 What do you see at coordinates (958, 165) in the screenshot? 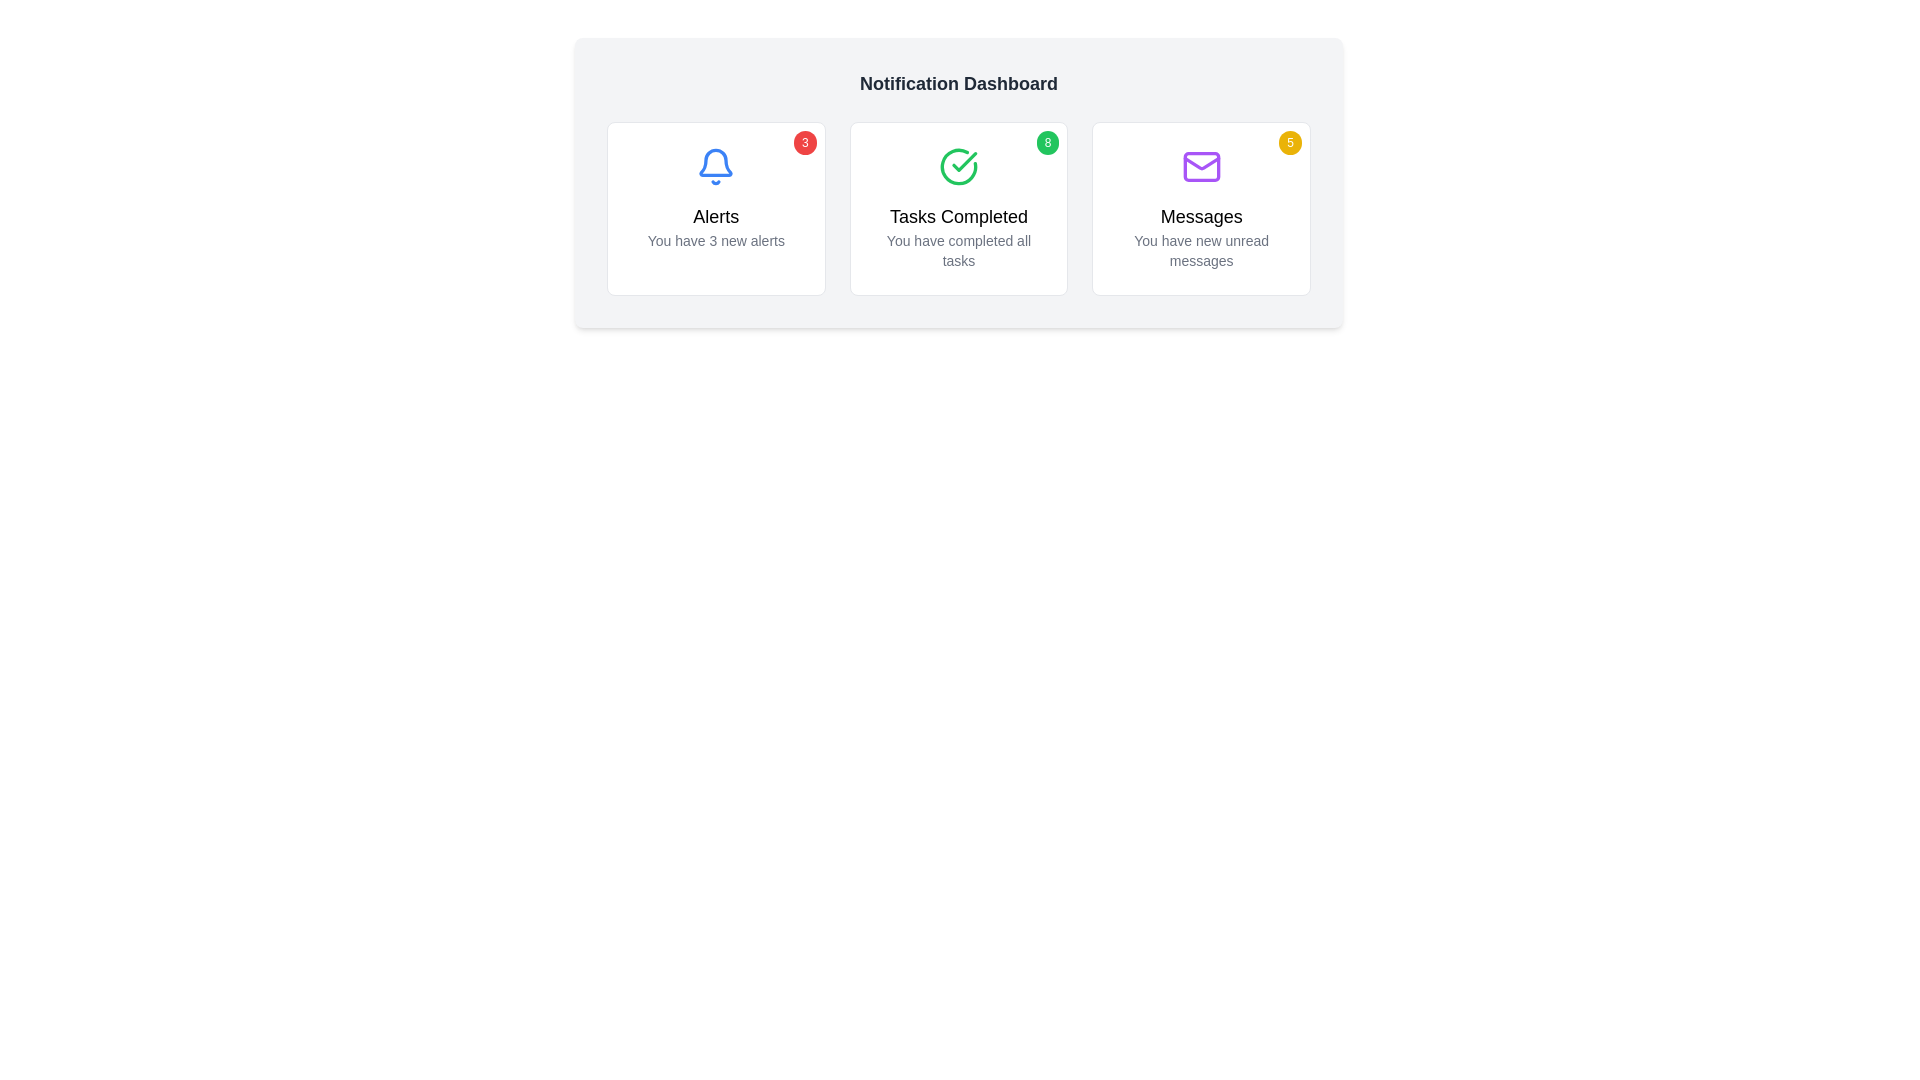
I see `the visual indicator for completed tasks located at the top center of the 'Tasks Completed' card in the 'Notification Dashboard' interface` at bounding box center [958, 165].